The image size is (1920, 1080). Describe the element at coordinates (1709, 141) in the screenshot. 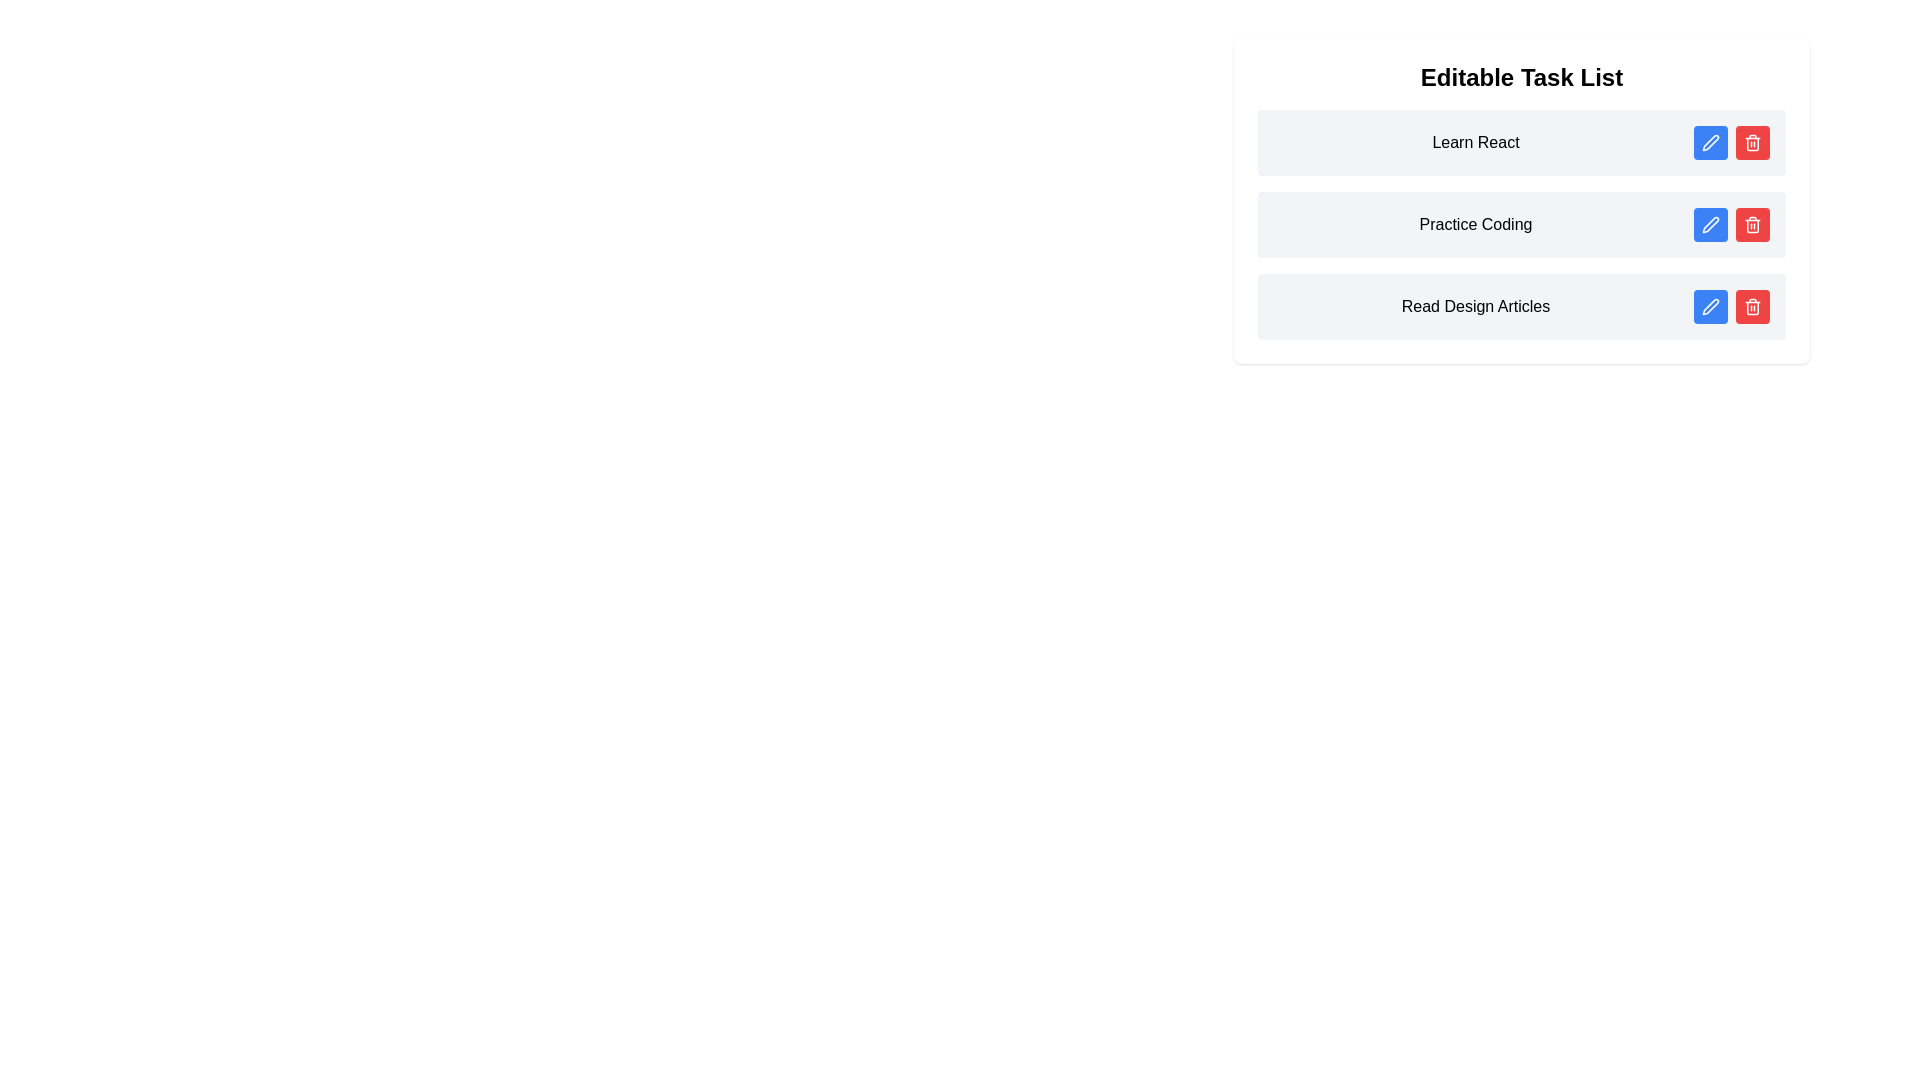

I see `the edit icon located within the blue rounded rectangular button next to the 'Learn React' task entry` at that location.